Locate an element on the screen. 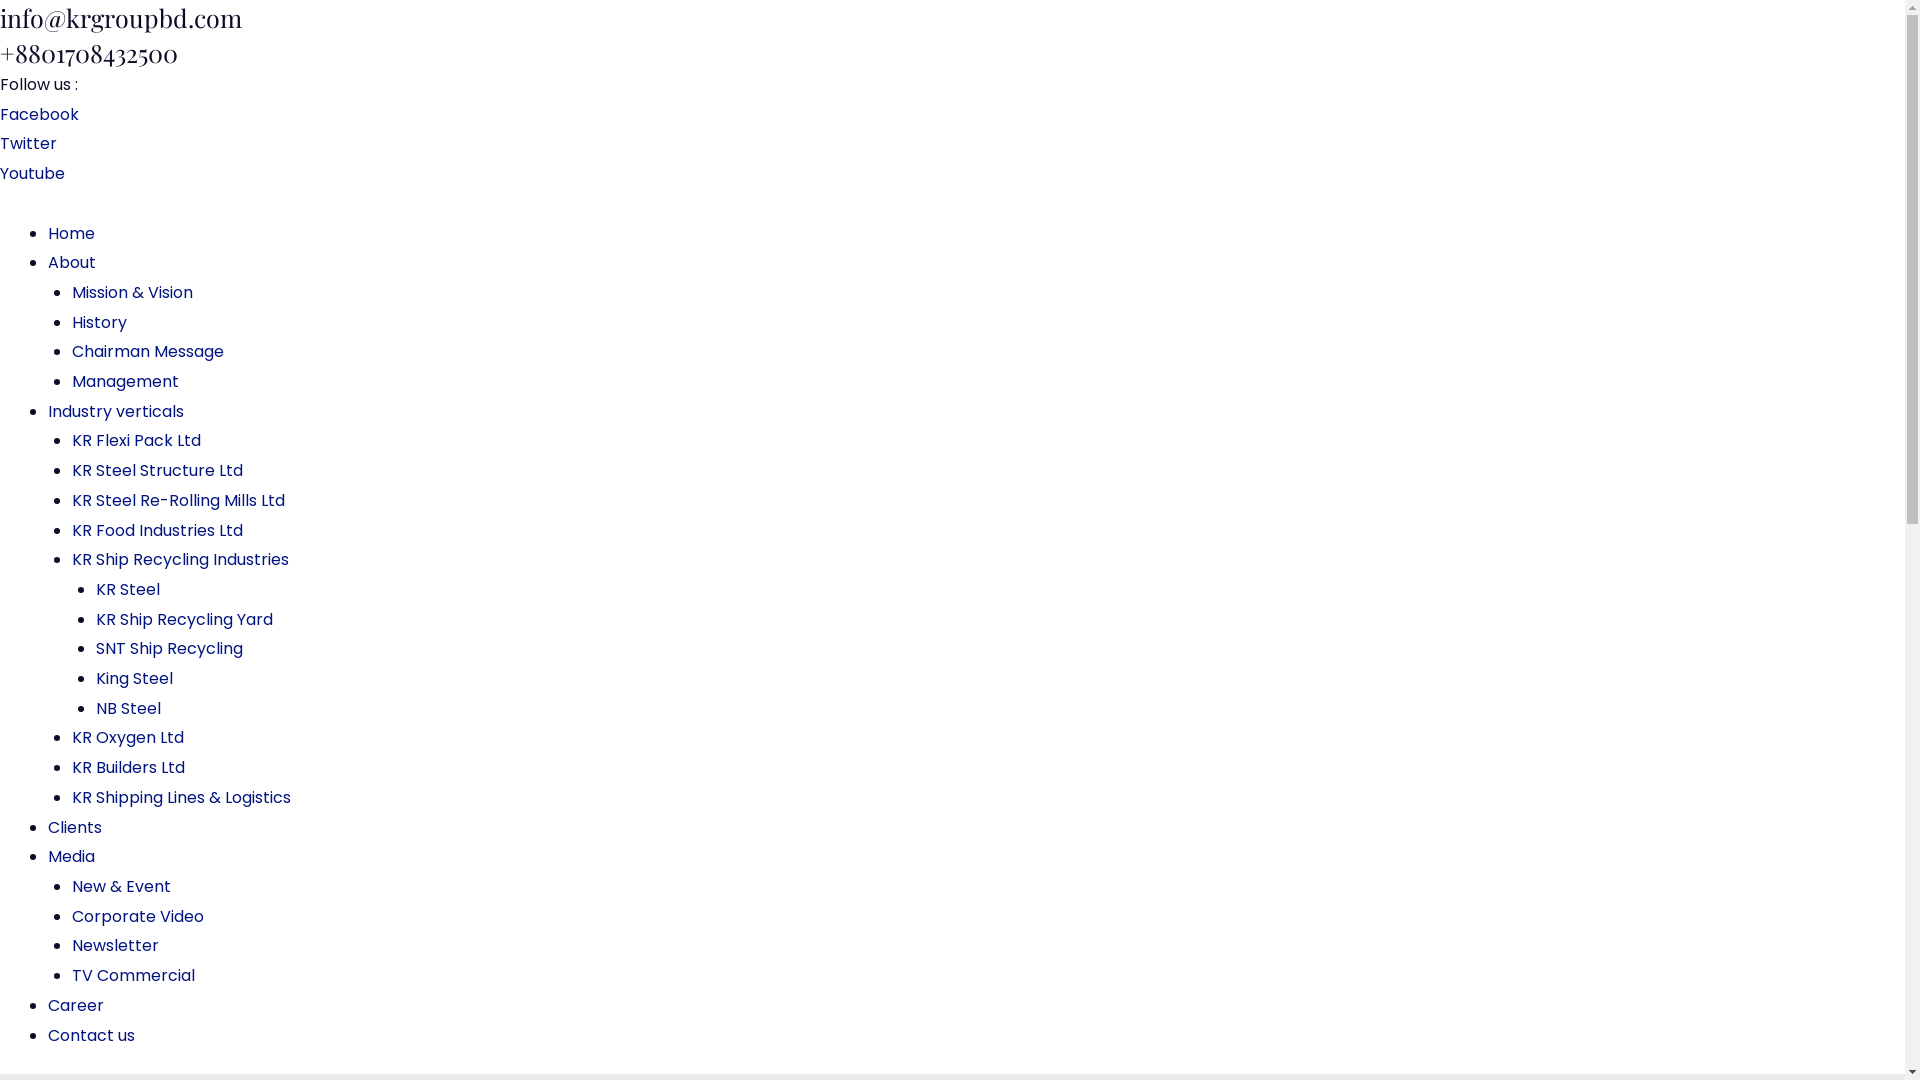 The height and width of the screenshot is (1080, 1920). 'History' is located at coordinates (98, 321).